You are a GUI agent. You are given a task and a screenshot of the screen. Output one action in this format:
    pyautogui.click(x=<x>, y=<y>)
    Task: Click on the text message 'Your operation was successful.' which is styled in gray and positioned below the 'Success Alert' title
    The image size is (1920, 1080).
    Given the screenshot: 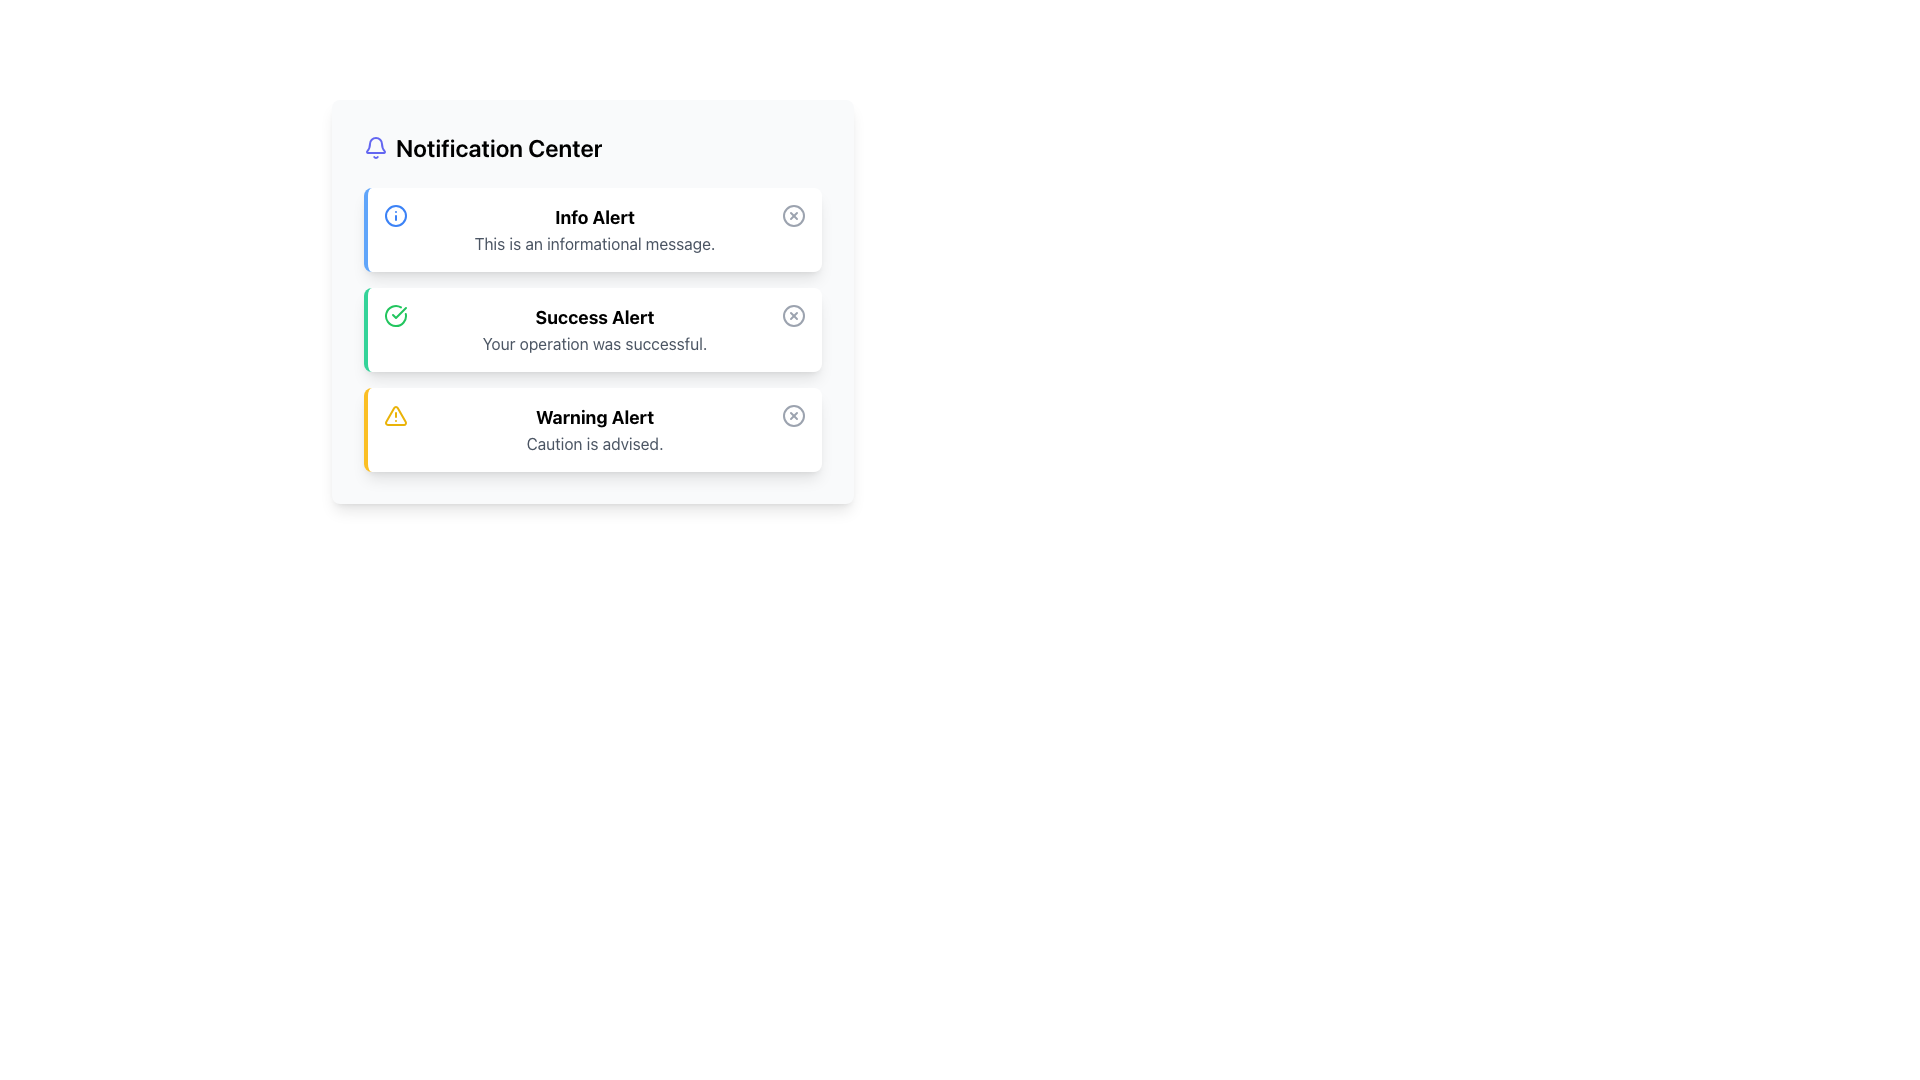 What is the action you would take?
    pyautogui.click(x=594, y=342)
    